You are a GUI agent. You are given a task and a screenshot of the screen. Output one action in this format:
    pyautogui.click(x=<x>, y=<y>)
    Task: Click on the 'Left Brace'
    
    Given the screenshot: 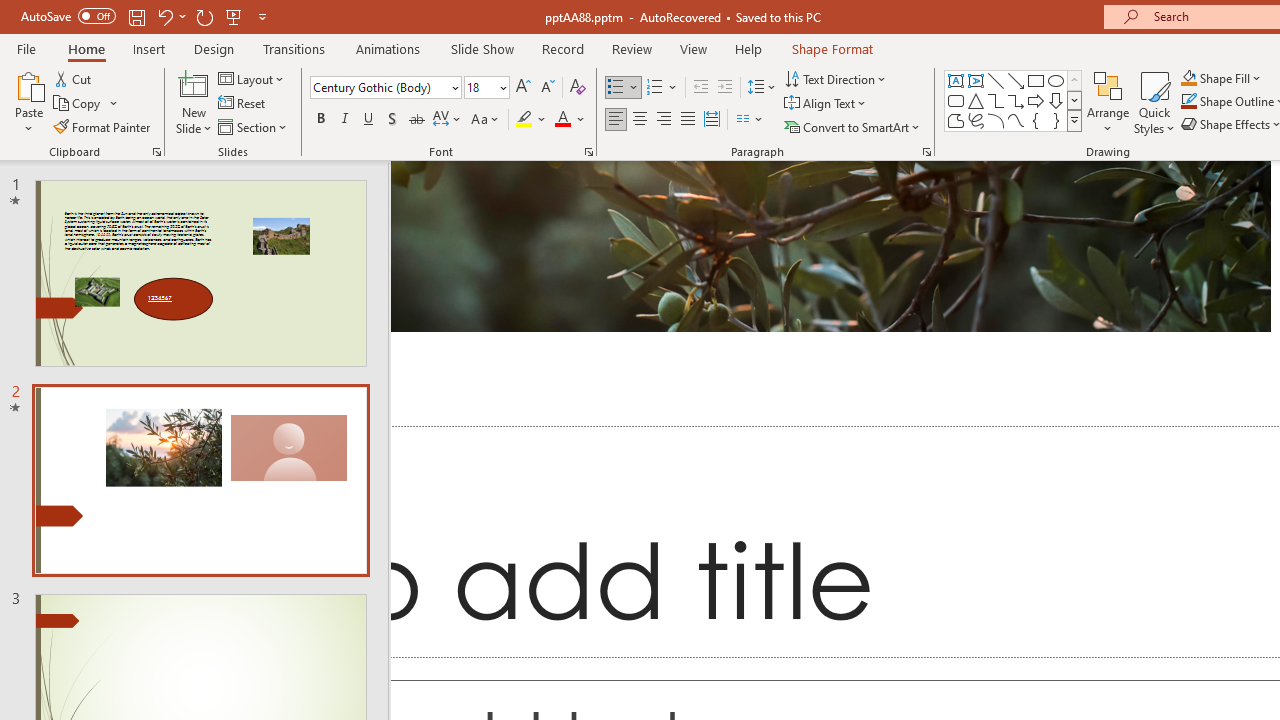 What is the action you would take?
    pyautogui.click(x=1036, y=120)
    